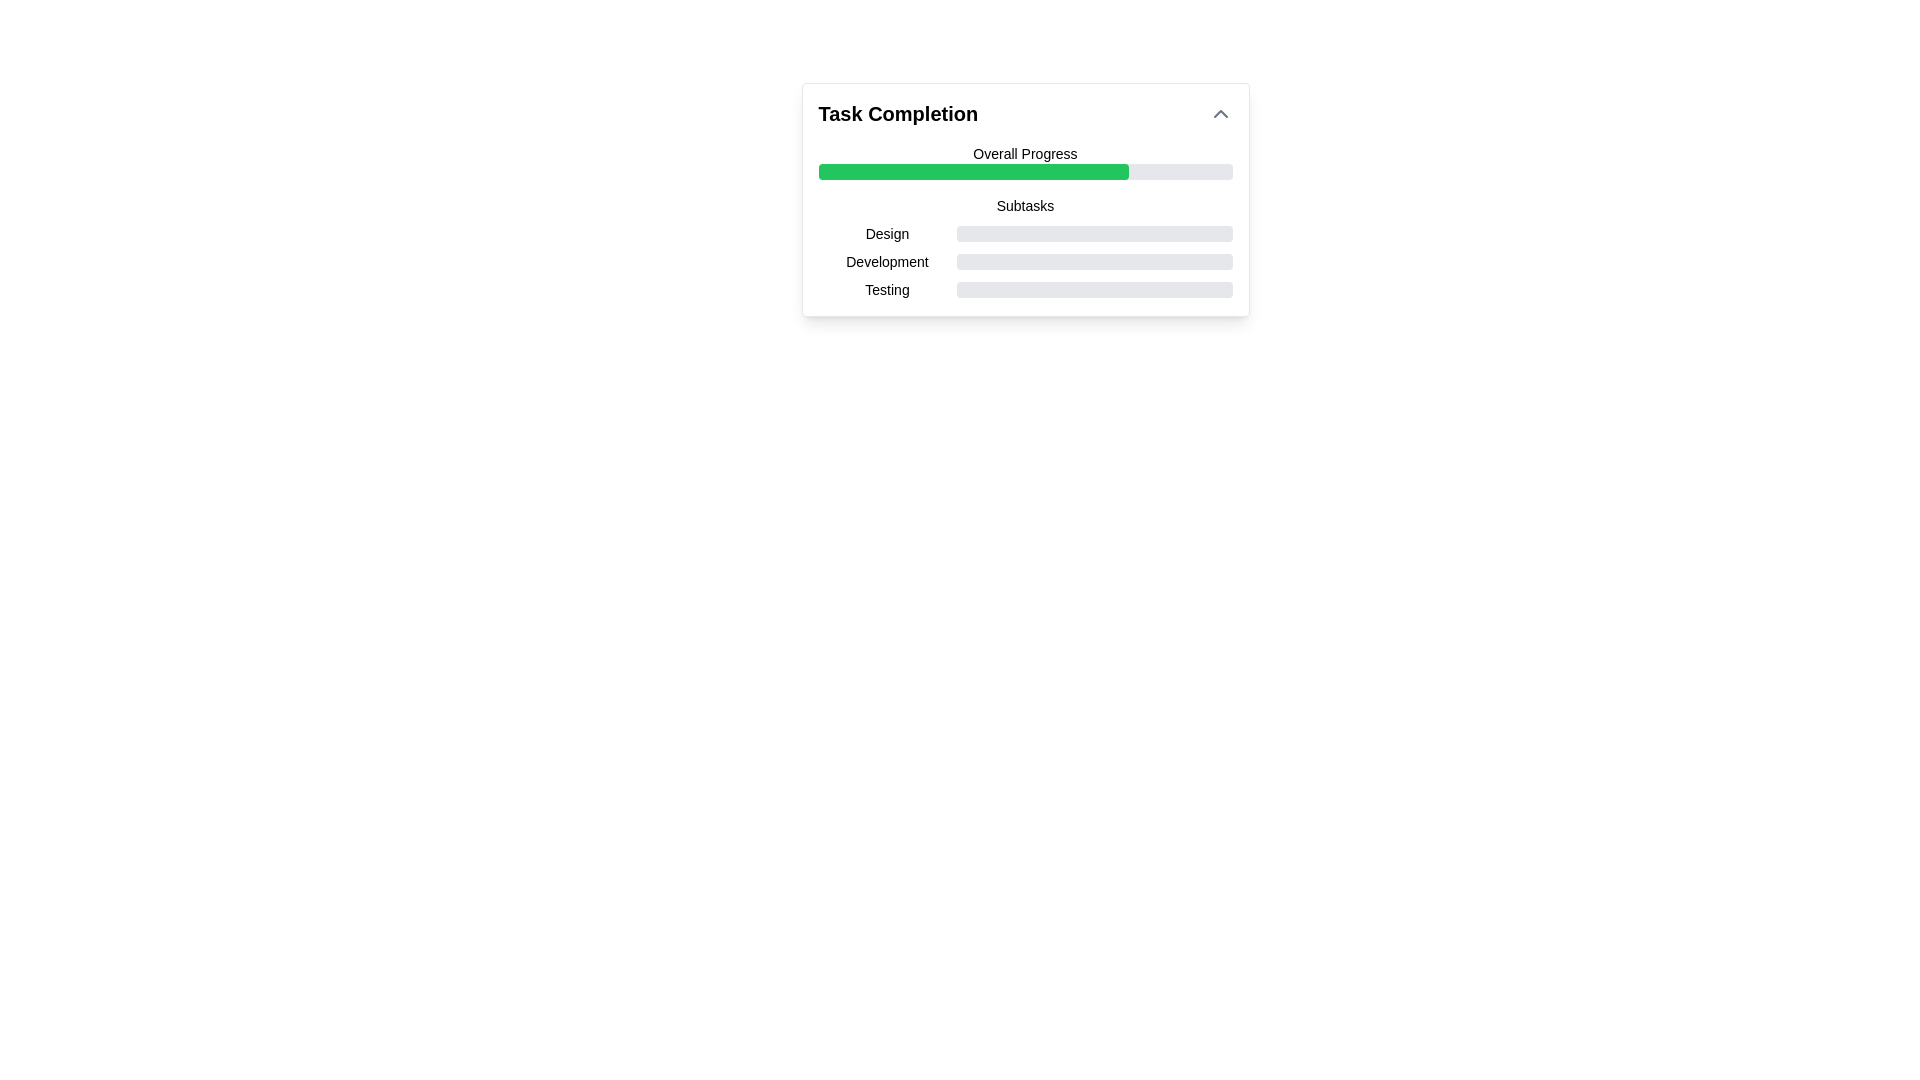 This screenshot has height=1080, width=1920. What do you see at coordinates (886, 261) in the screenshot?
I see `the text label representing the subtask named 'Development' in the task tracking user interface, which is located under the 'Subtasks' section` at bounding box center [886, 261].